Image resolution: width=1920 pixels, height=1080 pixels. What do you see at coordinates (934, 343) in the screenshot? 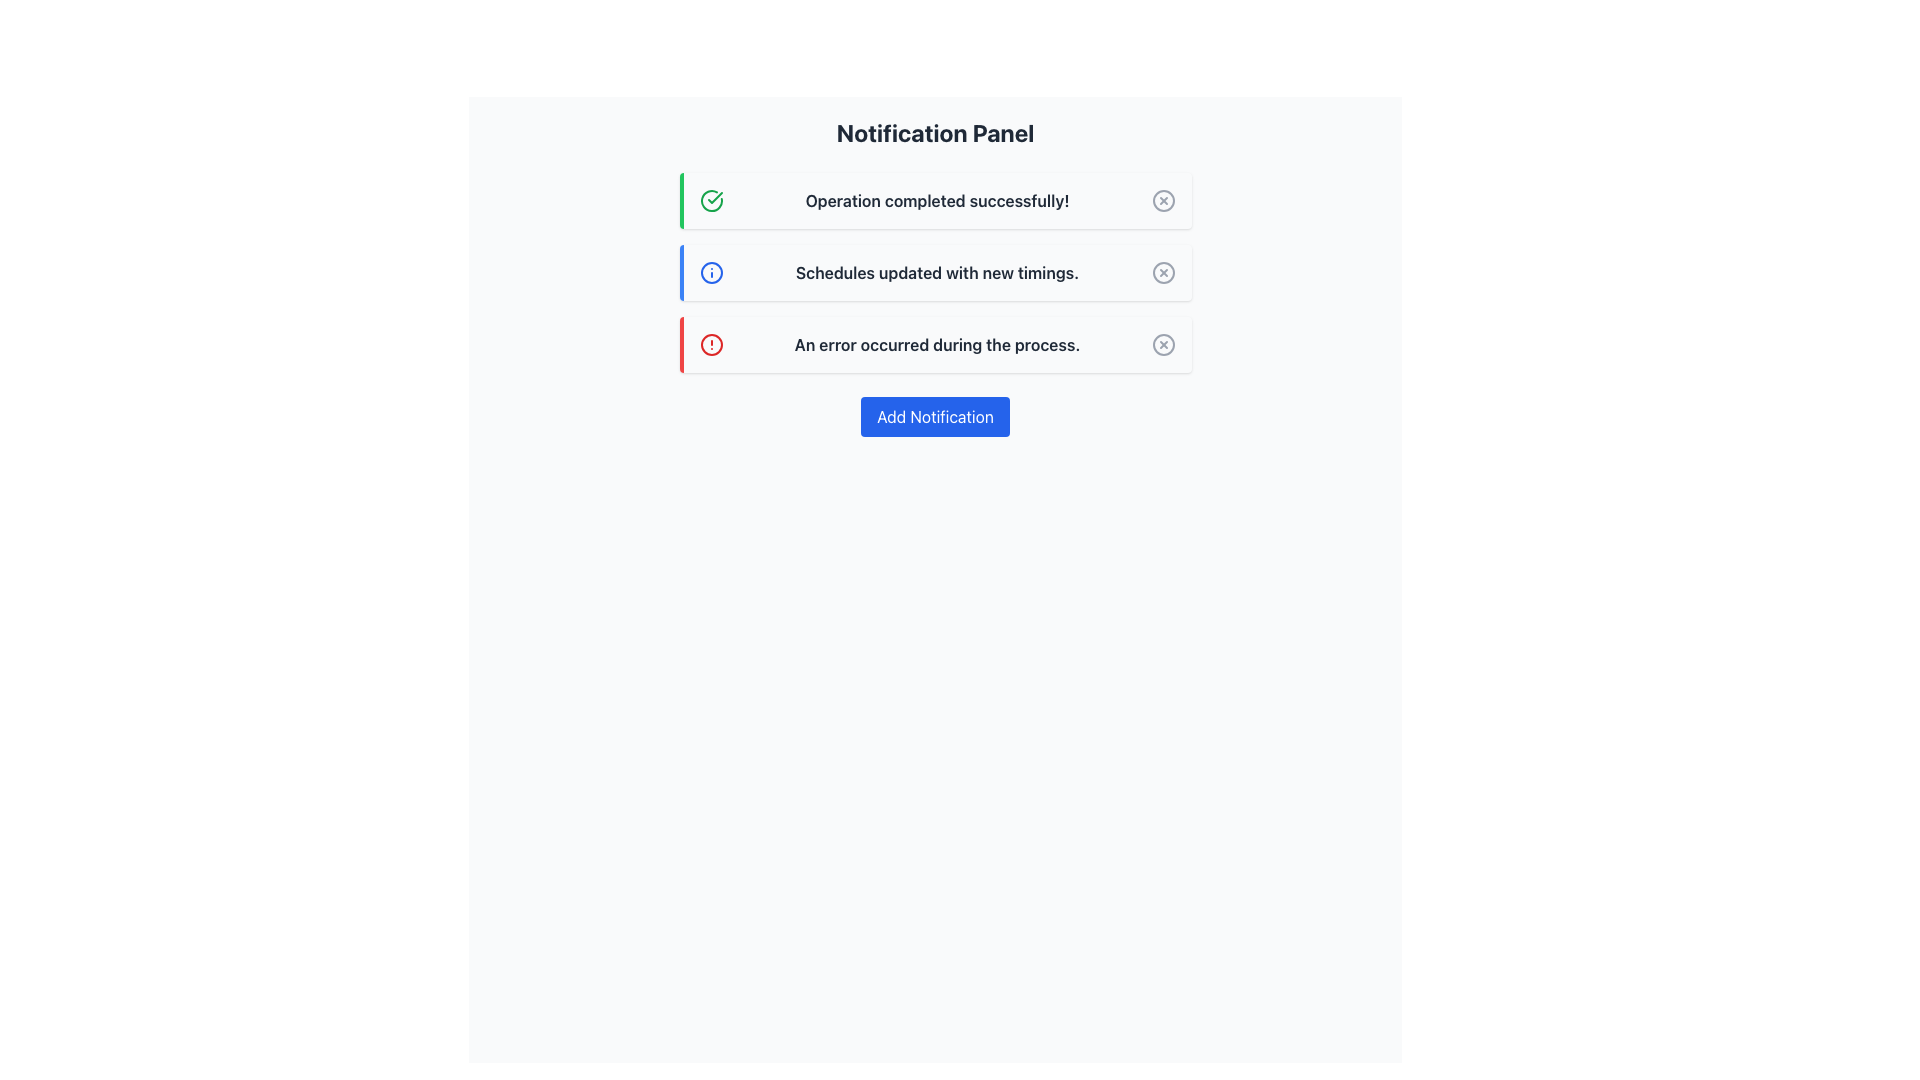
I see `the third Notification Box, which has a red icon and displays the text 'An error occurred during the process.'` at bounding box center [934, 343].